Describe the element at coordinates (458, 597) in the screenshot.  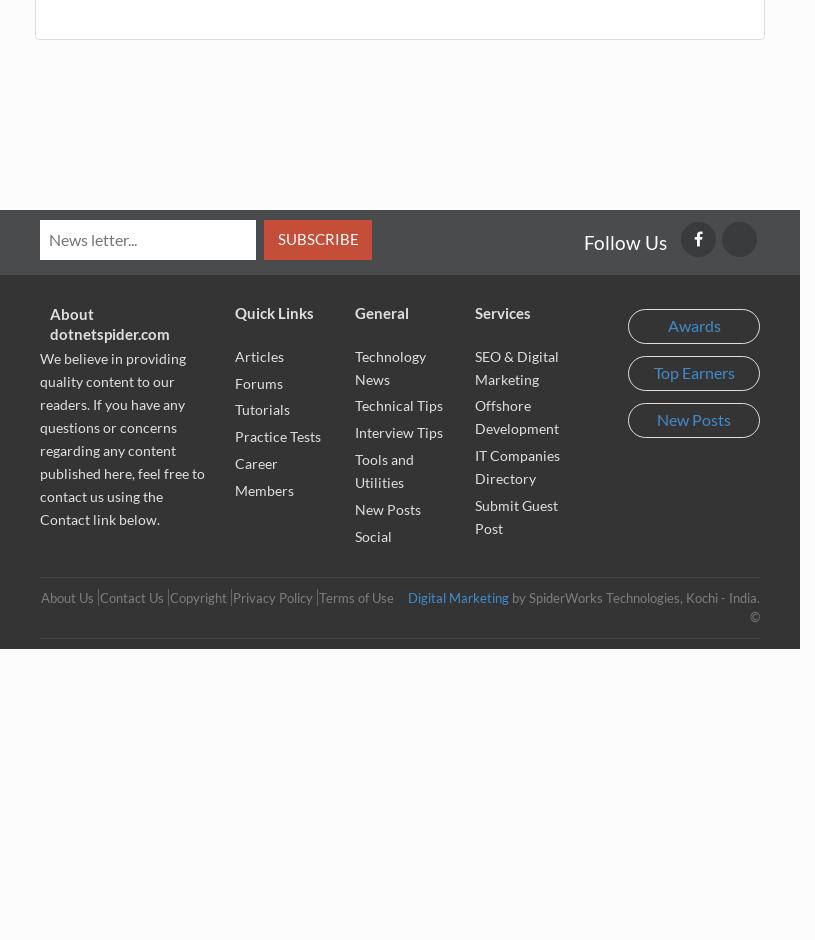
I see `'Digital Marketing'` at that location.